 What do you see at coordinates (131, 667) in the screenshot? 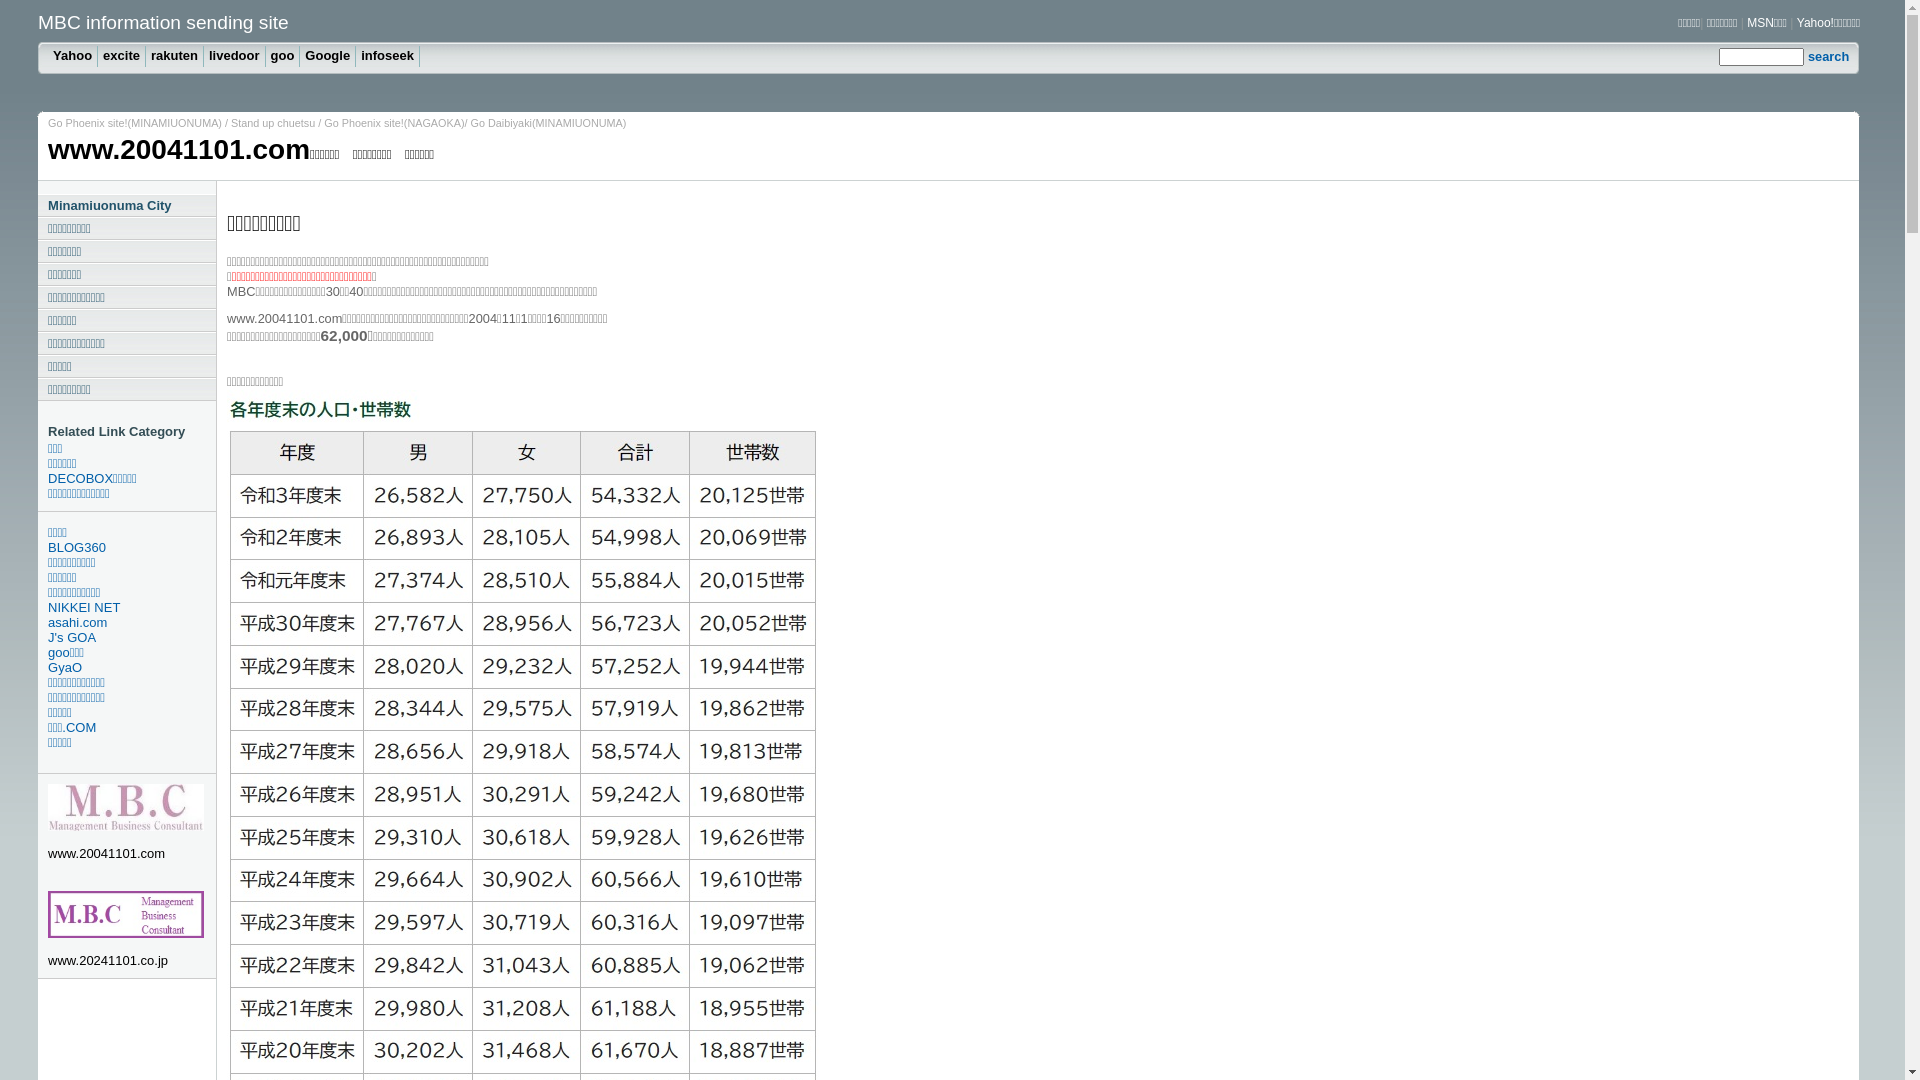
I see `'GyaO'` at bounding box center [131, 667].